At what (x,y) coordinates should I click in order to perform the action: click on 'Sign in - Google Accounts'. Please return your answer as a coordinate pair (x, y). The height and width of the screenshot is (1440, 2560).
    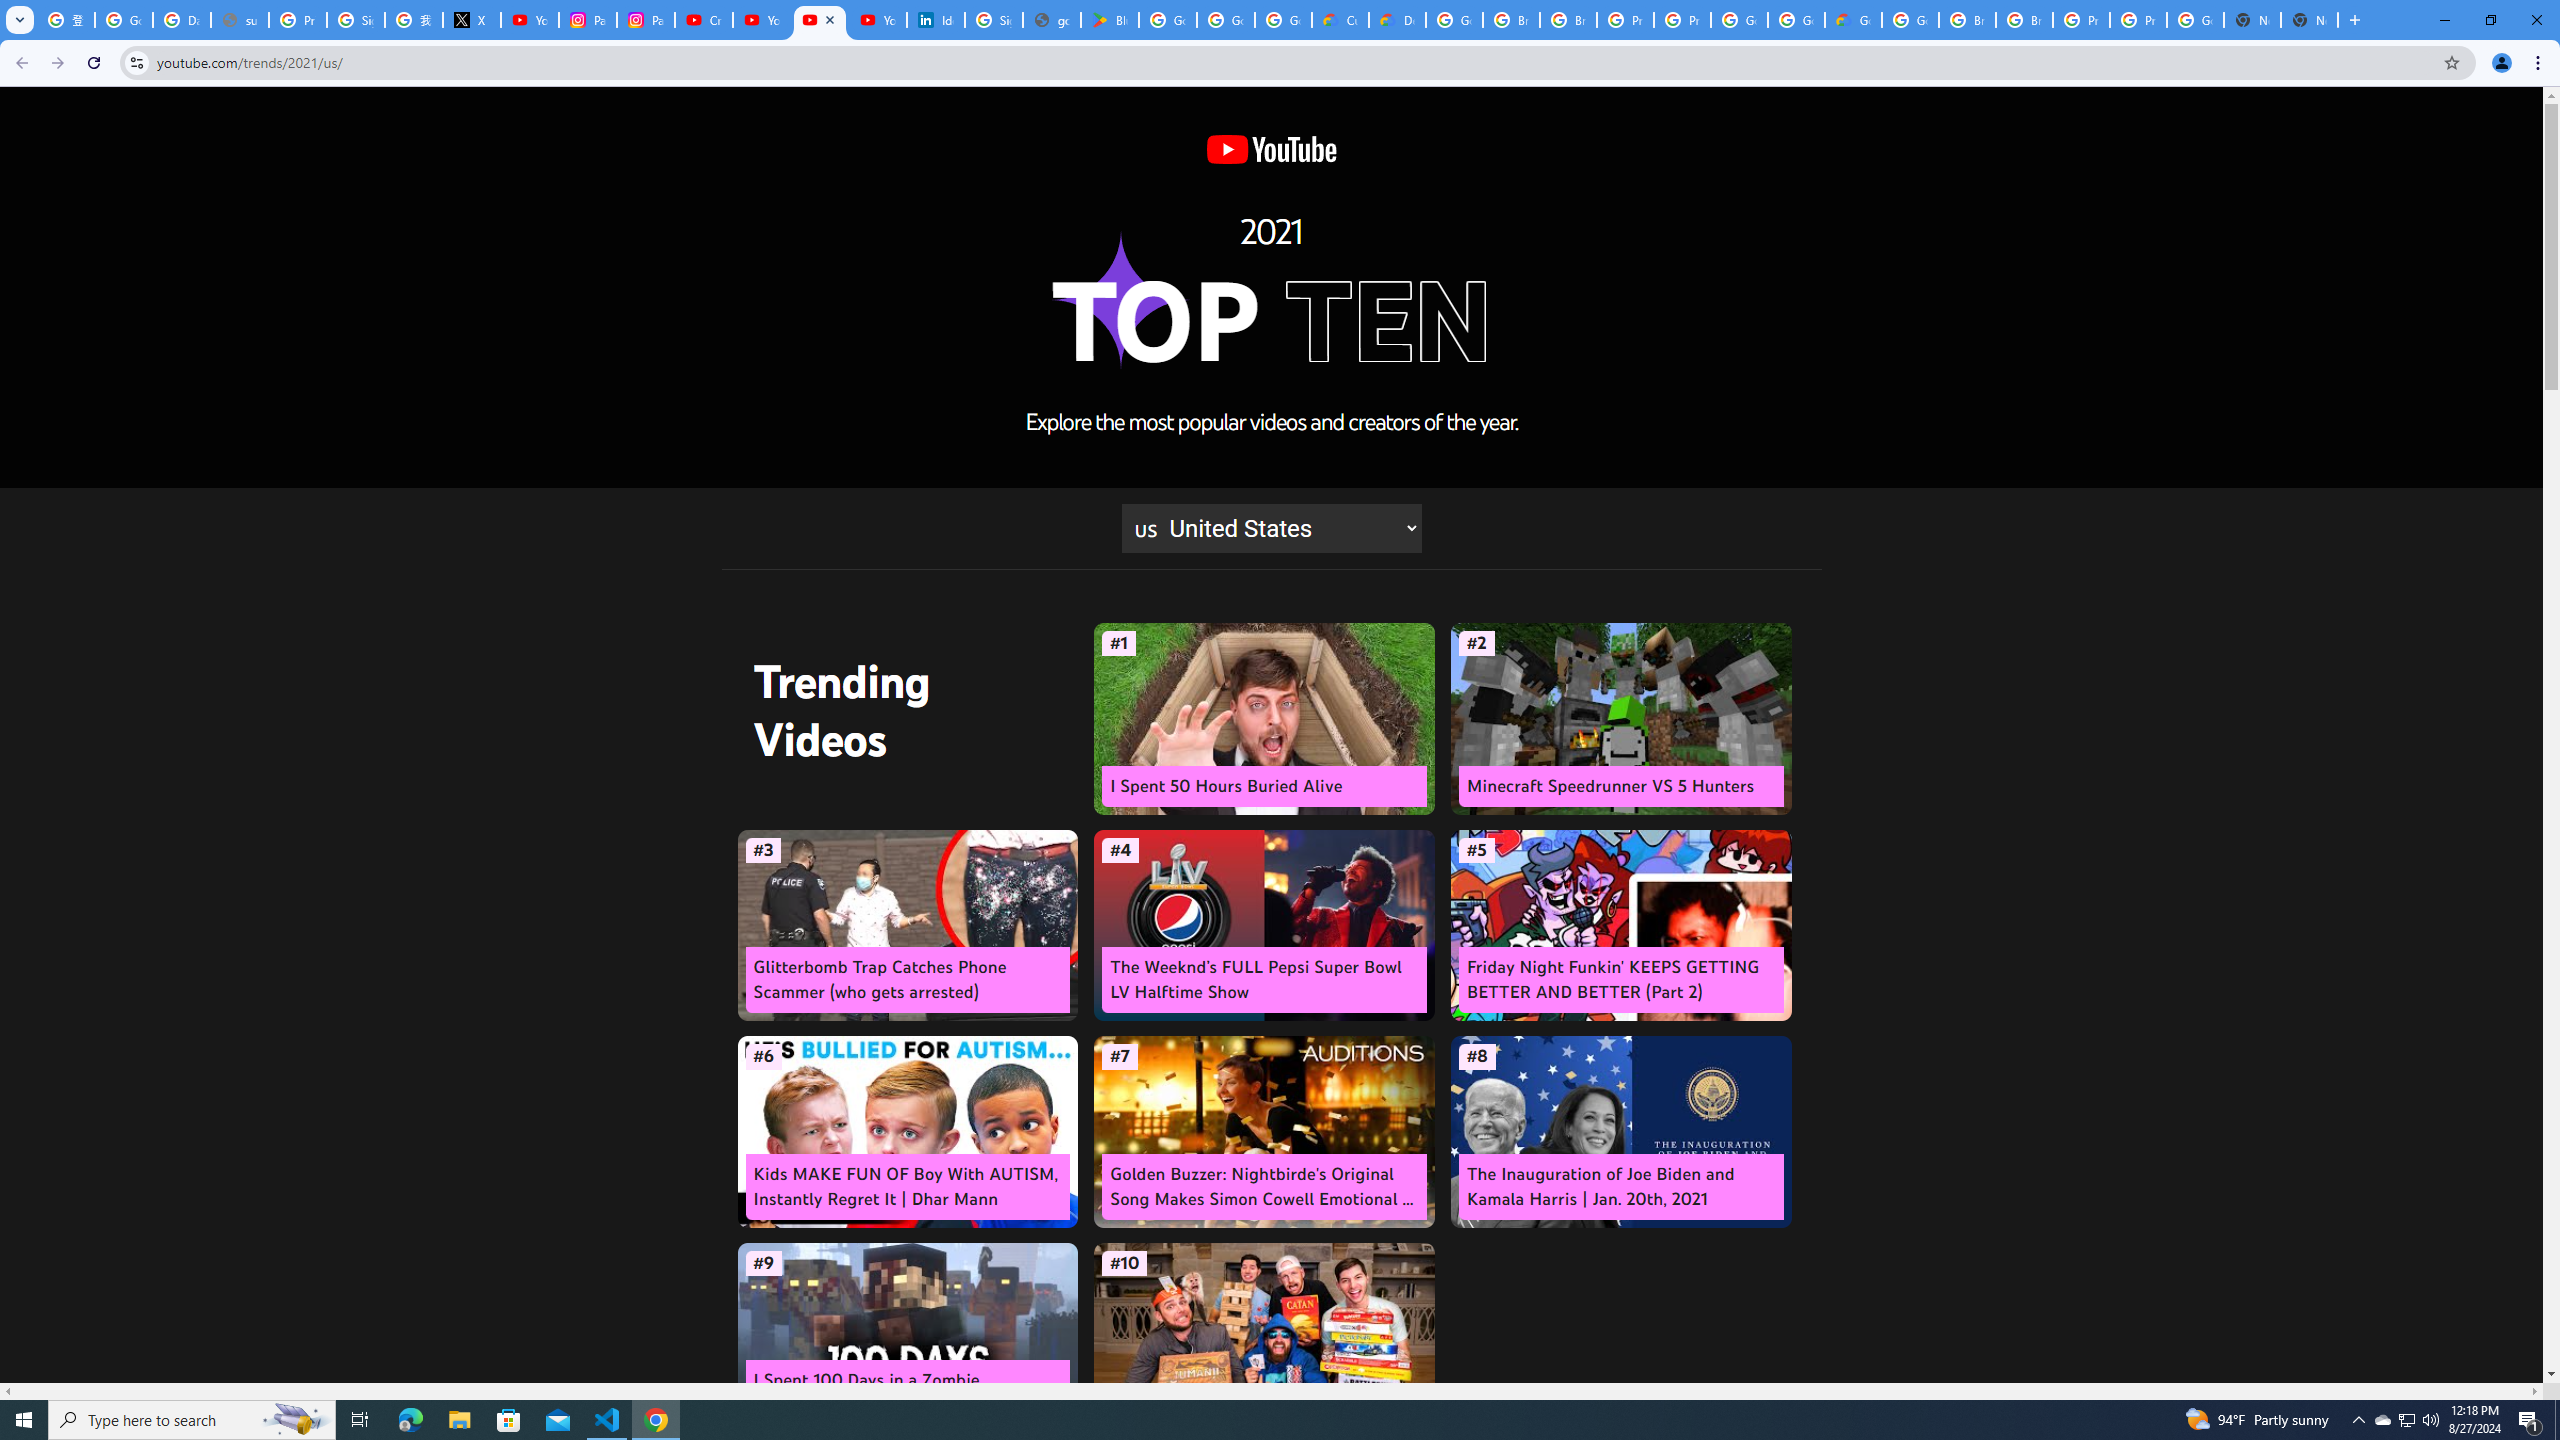
    Looking at the image, I should click on (354, 19).